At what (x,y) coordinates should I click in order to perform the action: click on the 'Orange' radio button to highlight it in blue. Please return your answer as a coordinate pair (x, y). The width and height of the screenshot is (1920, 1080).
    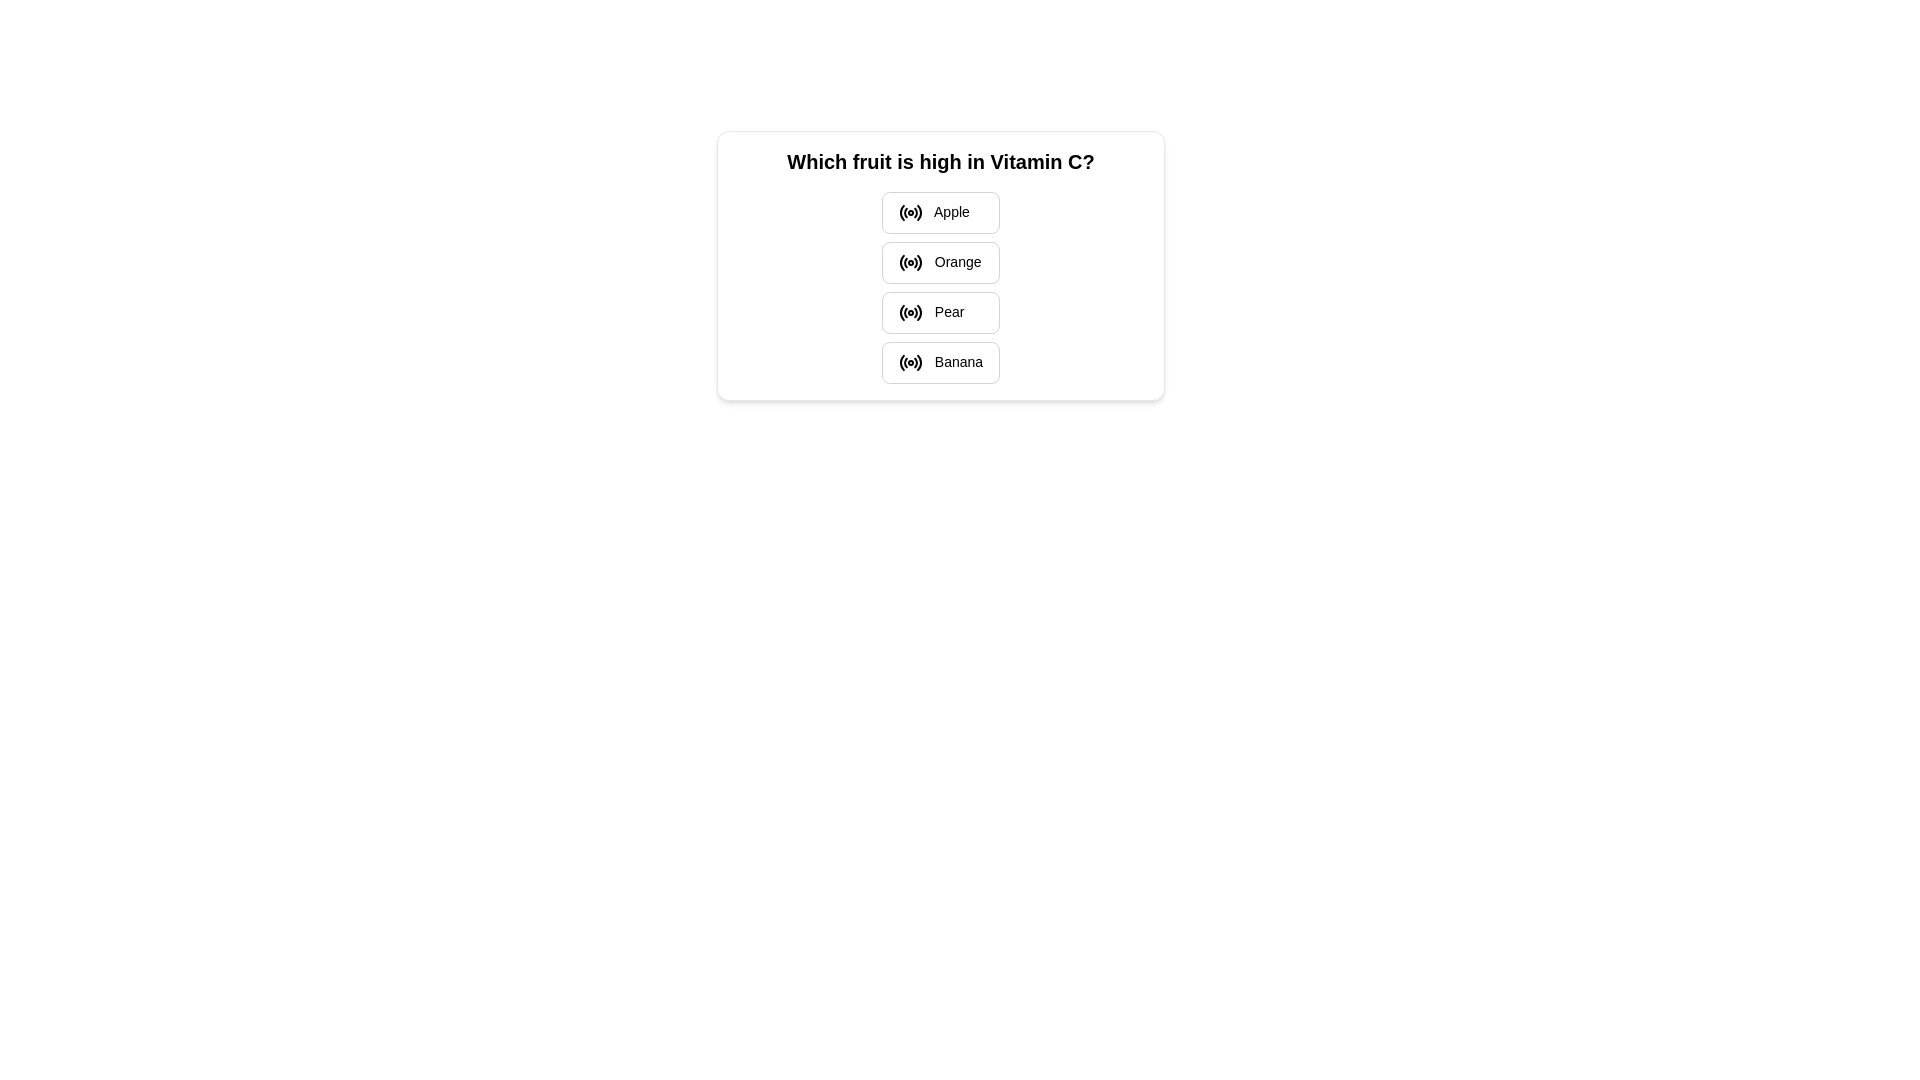
    Looking at the image, I should click on (939, 261).